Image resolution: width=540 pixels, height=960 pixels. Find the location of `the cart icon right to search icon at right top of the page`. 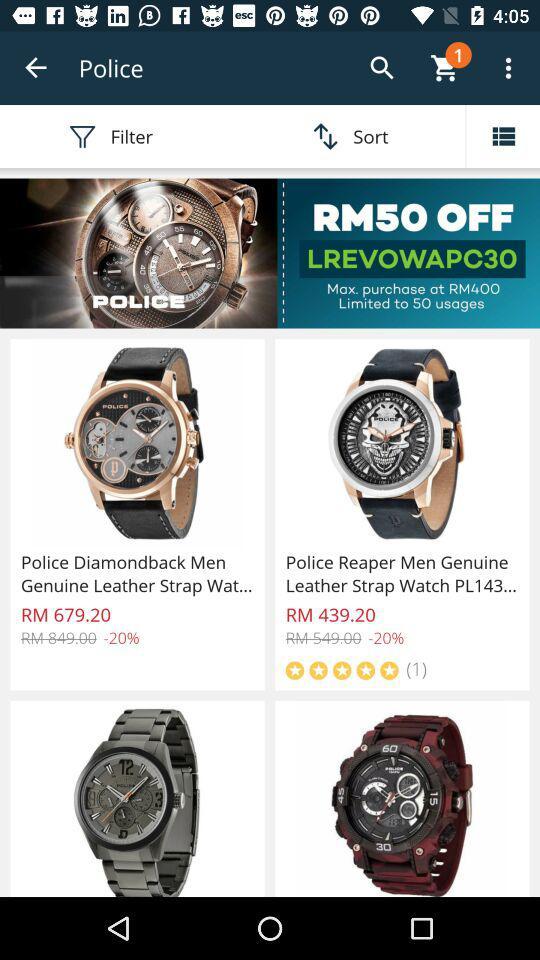

the cart icon right to search icon at right top of the page is located at coordinates (445, 68).